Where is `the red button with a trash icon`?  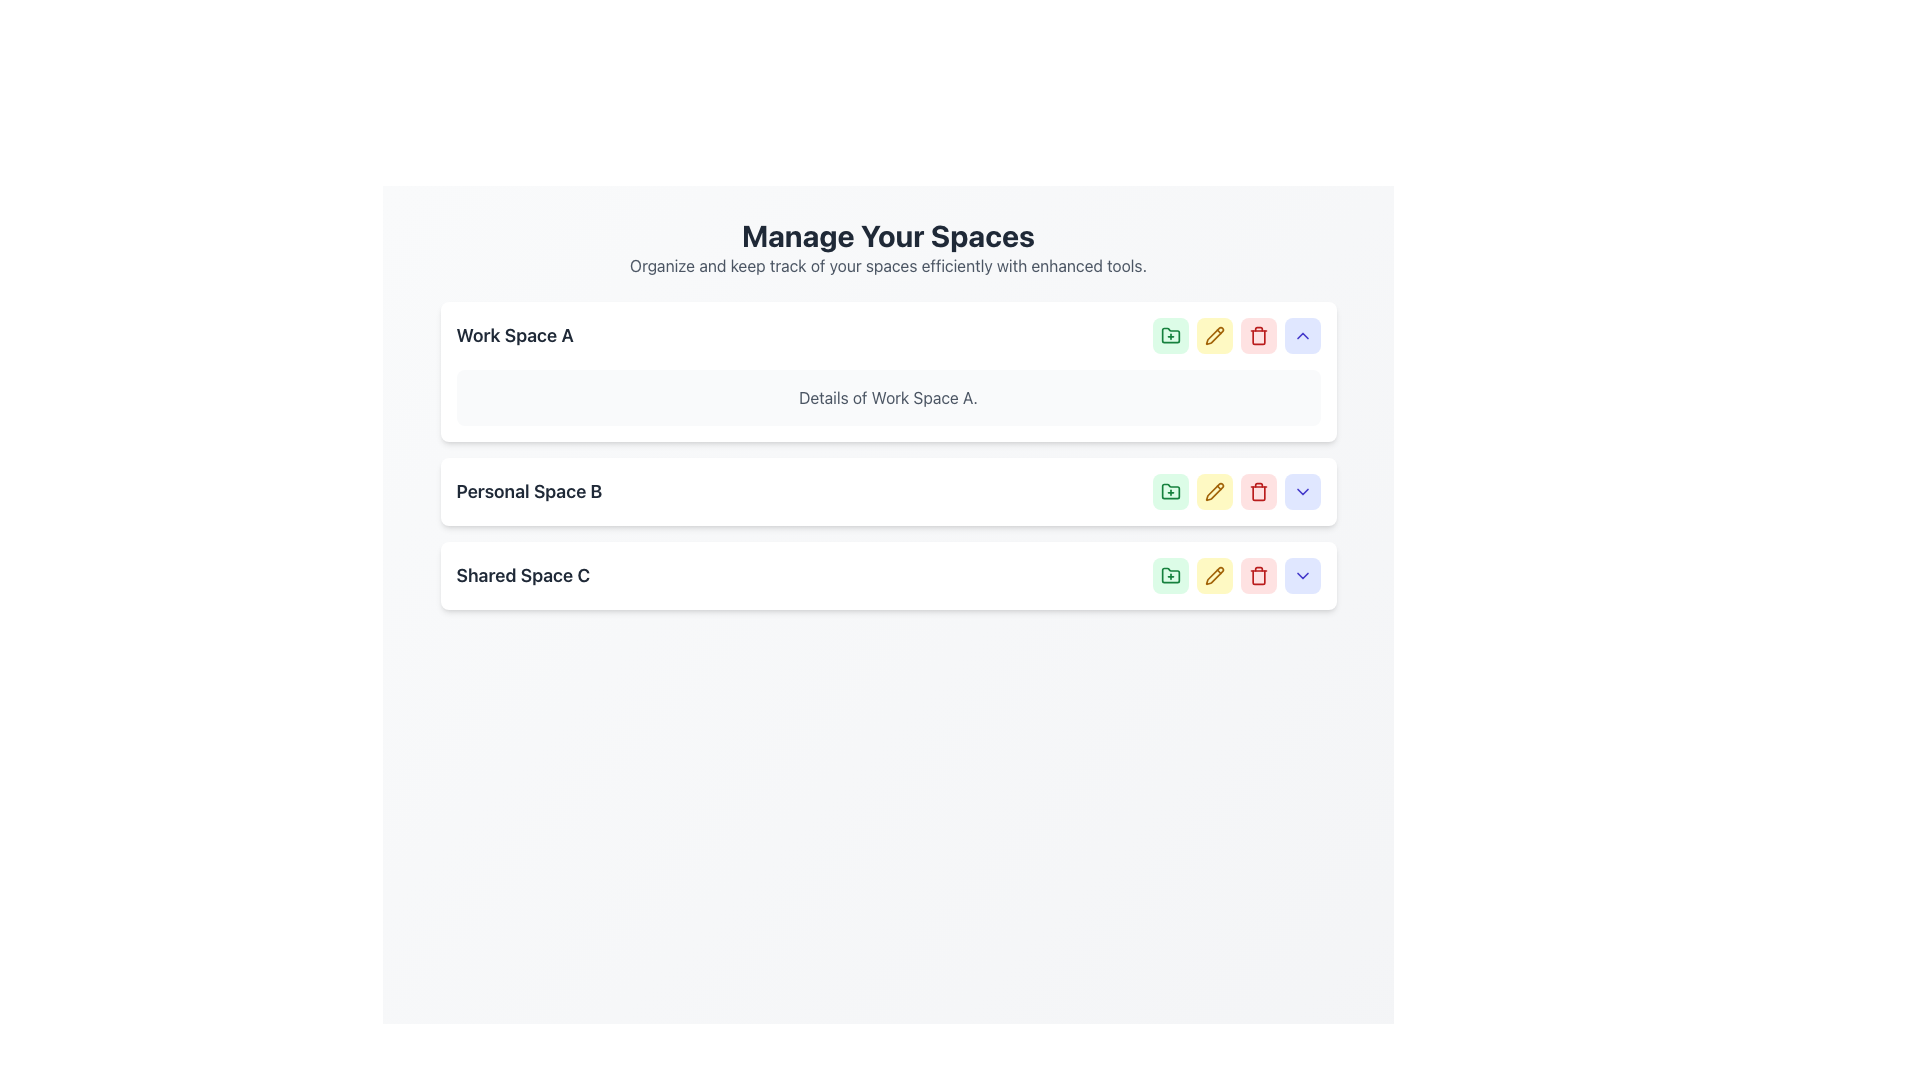
the red button with a trash icon is located at coordinates (1257, 575).